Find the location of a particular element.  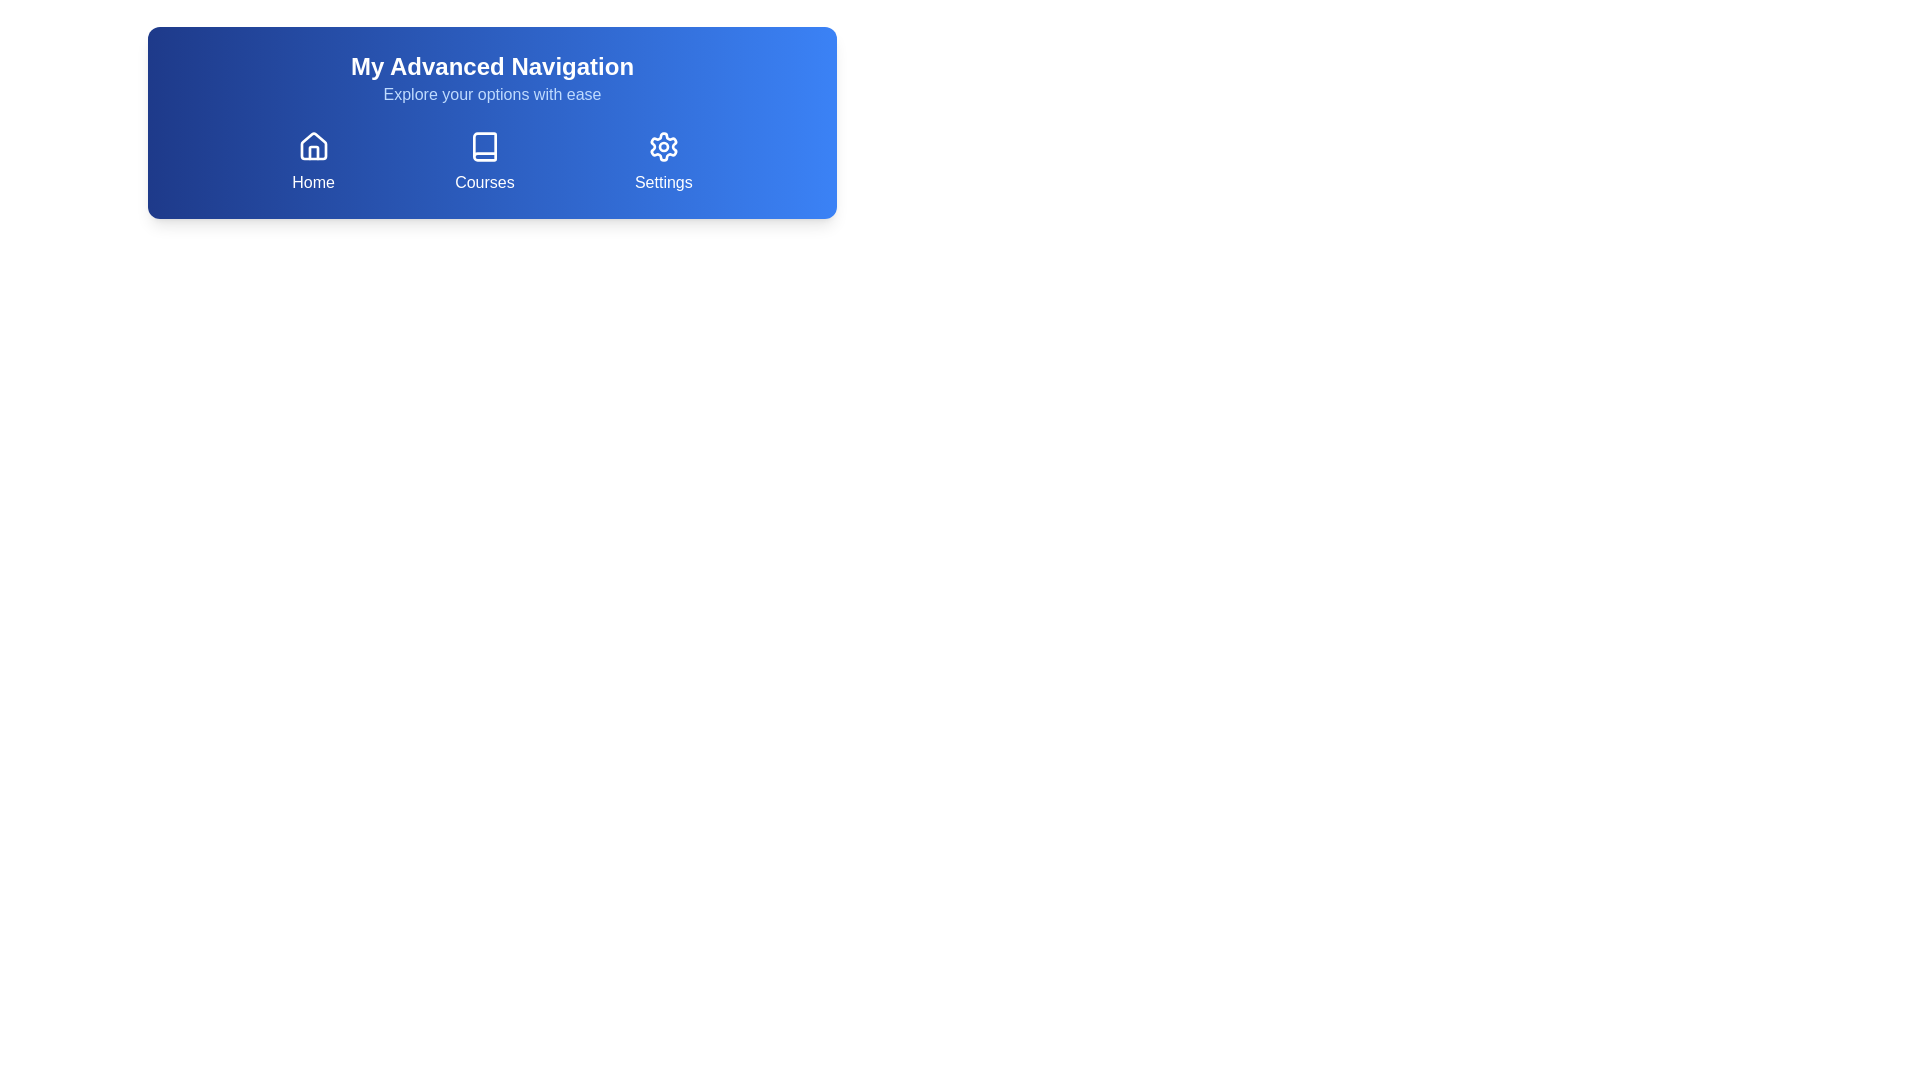

the static text element that displays 'Explore your options with ease', which is styled with a light blue font and located below 'My Advanced Navigation' is located at coordinates (492, 95).